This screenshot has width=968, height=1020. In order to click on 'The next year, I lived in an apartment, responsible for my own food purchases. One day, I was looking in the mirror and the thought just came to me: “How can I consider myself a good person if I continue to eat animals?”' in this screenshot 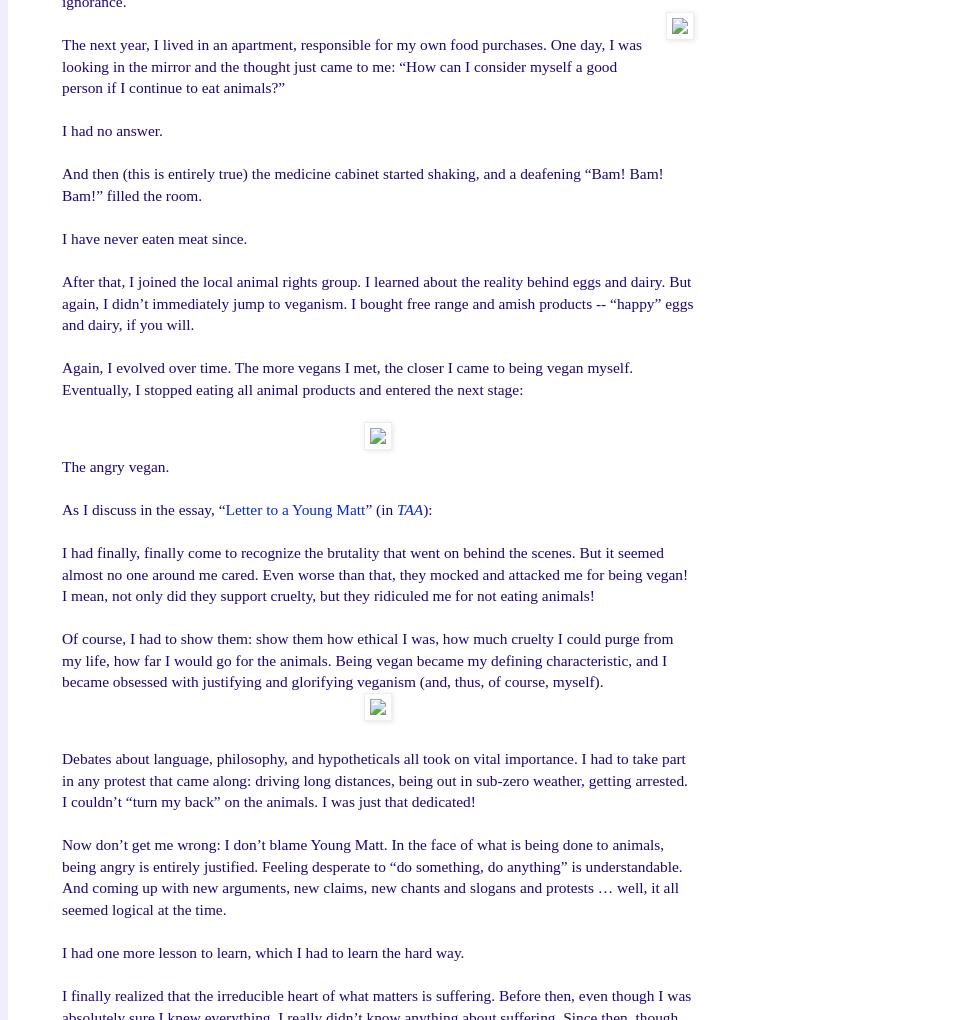, I will do `click(351, 65)`.